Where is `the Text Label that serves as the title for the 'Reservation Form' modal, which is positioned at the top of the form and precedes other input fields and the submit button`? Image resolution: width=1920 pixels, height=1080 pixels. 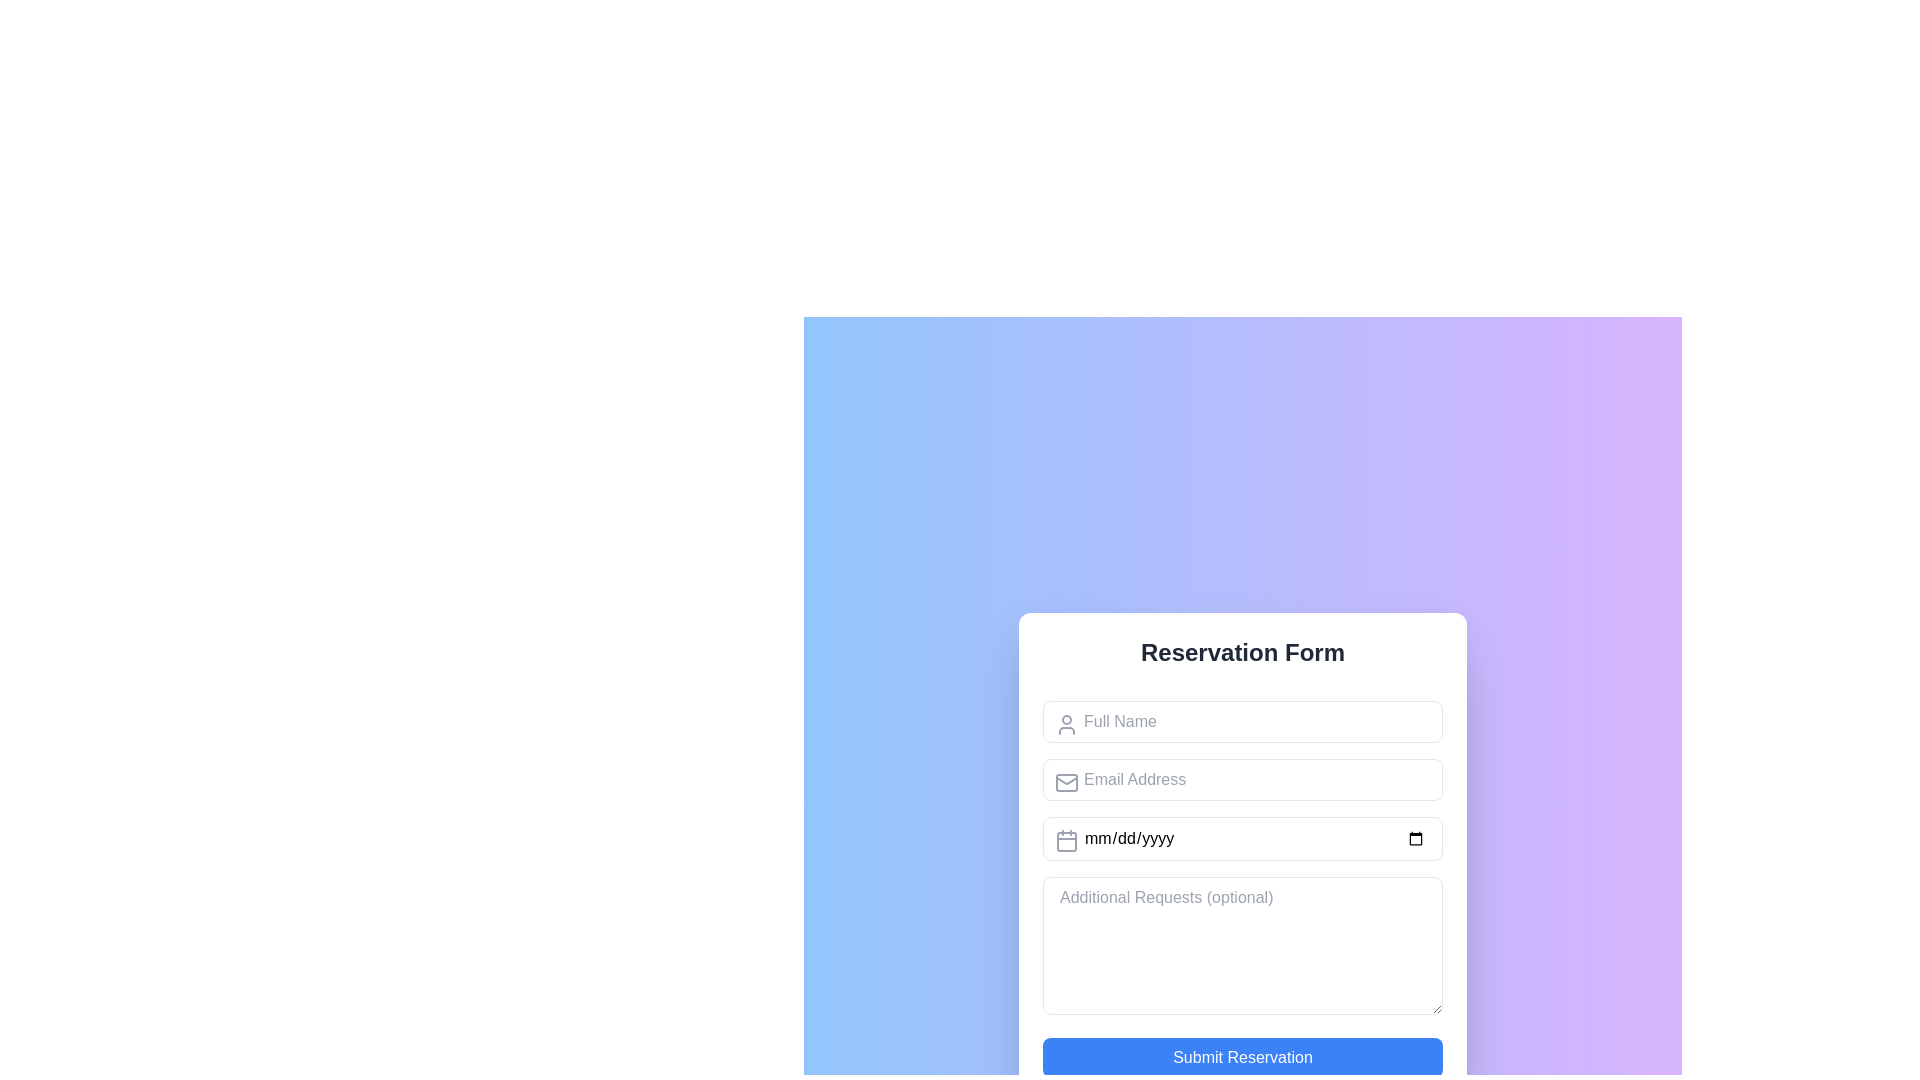 the Text Label that serves as the title for the 'Reservation Form' modal, which is positioned at the top of the form and precedes other input fields and the submit button is located at coordinates (1242, 651).